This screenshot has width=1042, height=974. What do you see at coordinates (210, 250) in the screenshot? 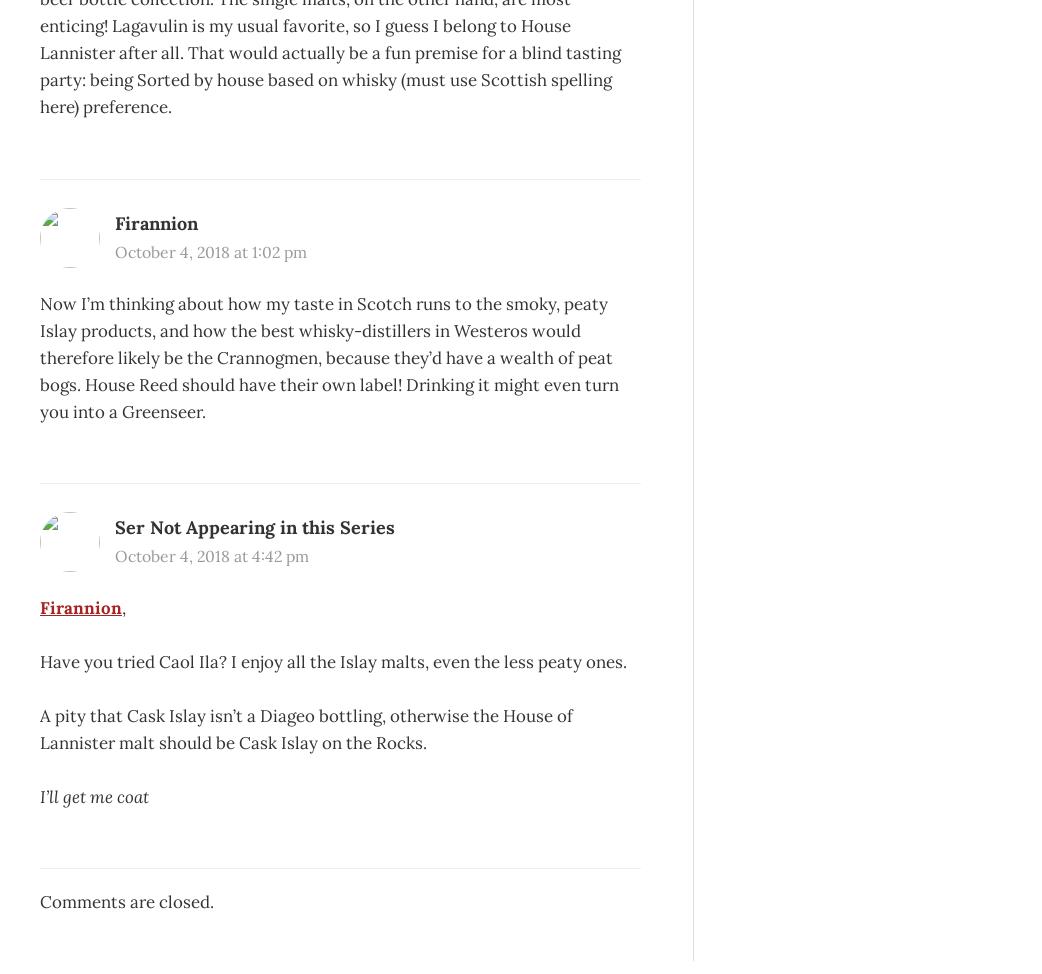
I see `'October 4, 2018 at 1:02 pm'` at bounding box center [210, 250].